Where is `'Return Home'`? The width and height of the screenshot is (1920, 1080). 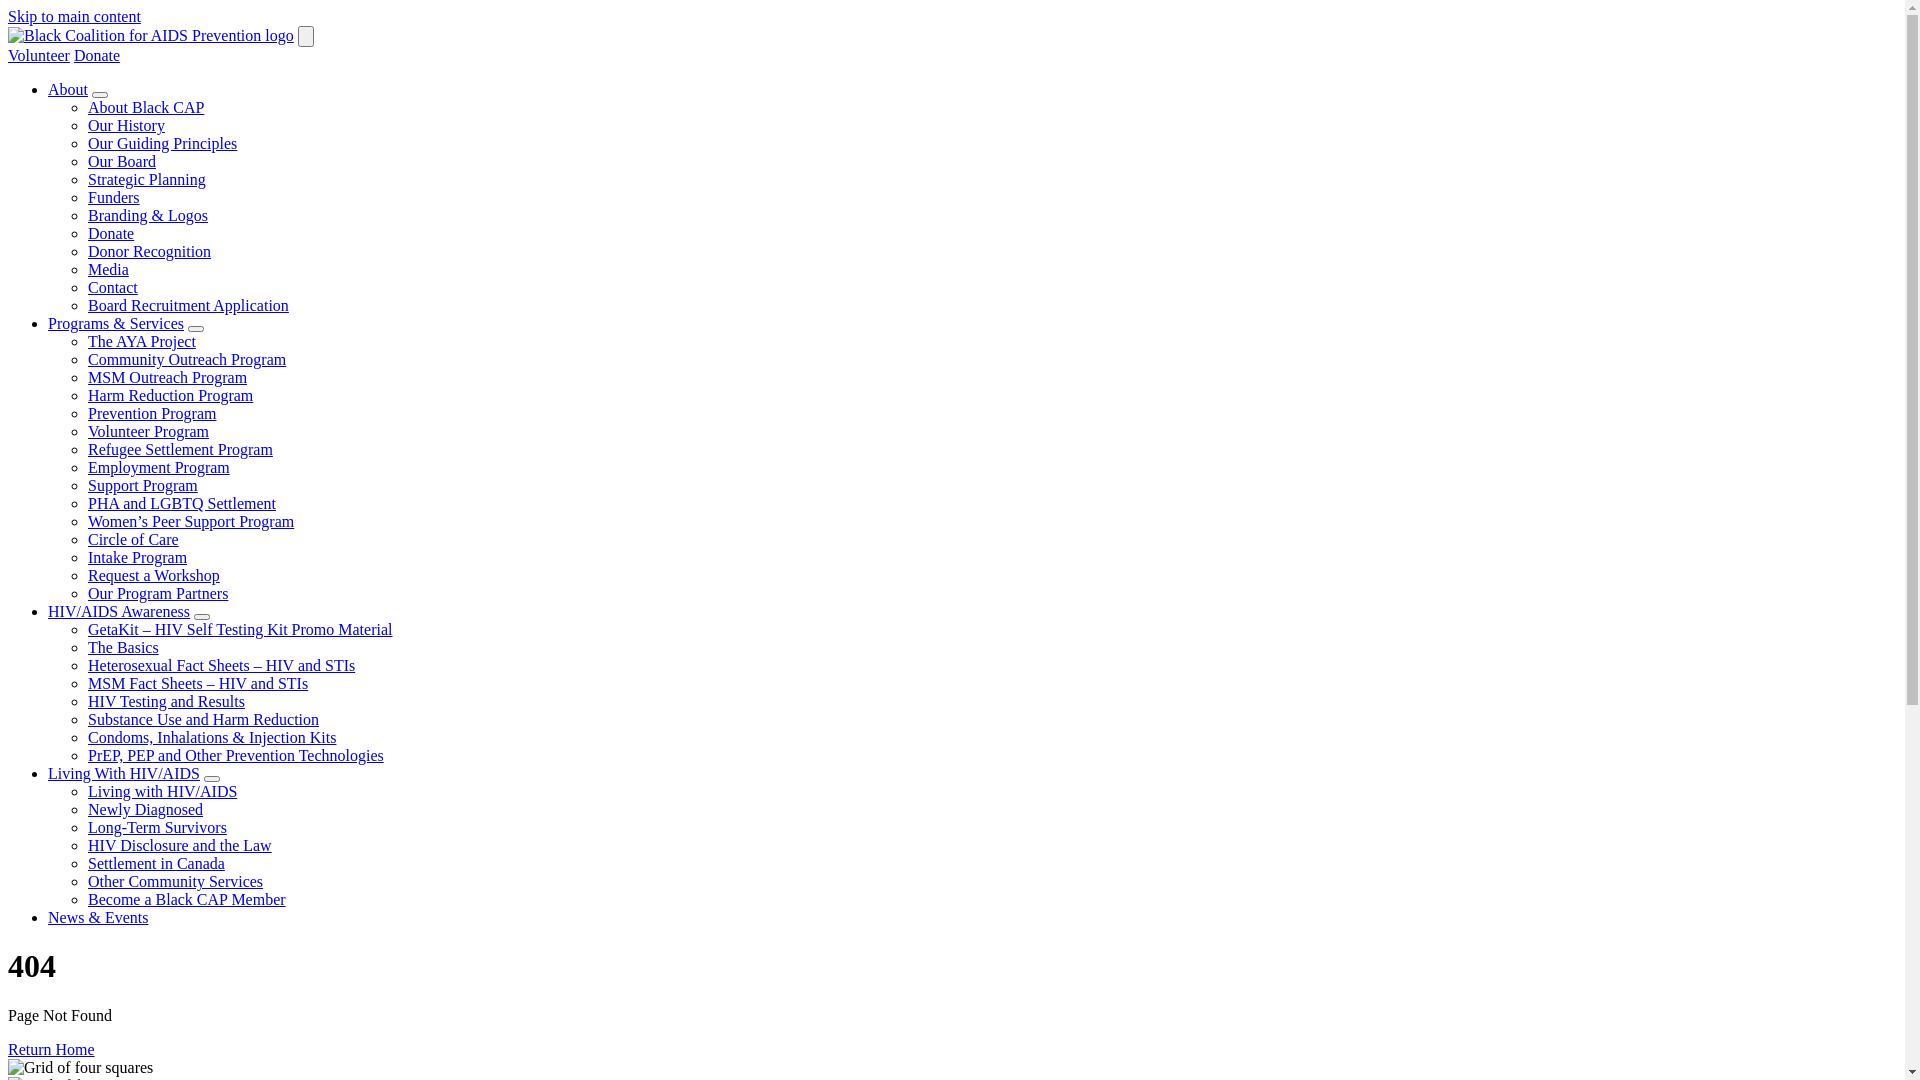
'Return Home' is located at coordinates (51, 1048).